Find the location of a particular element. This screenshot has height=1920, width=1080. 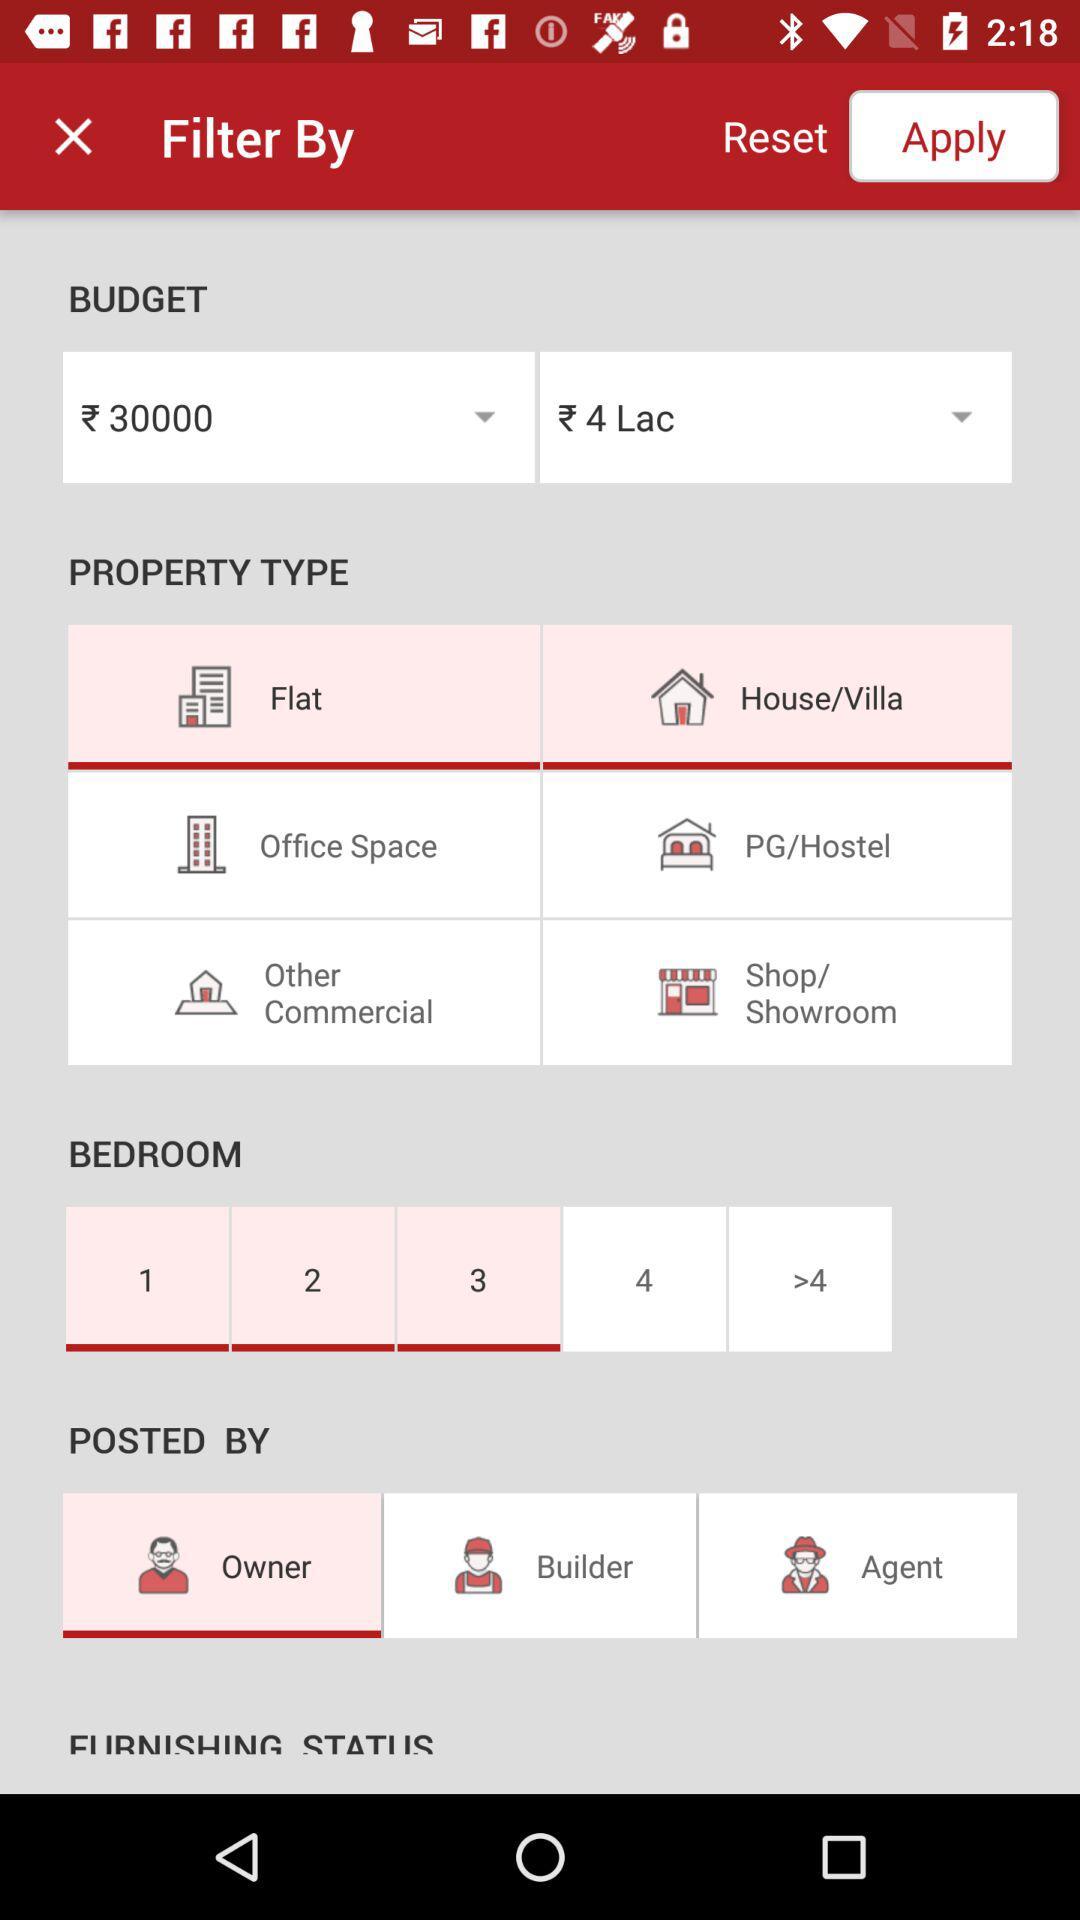

icon above budget item is located at coordinates (774, 135).